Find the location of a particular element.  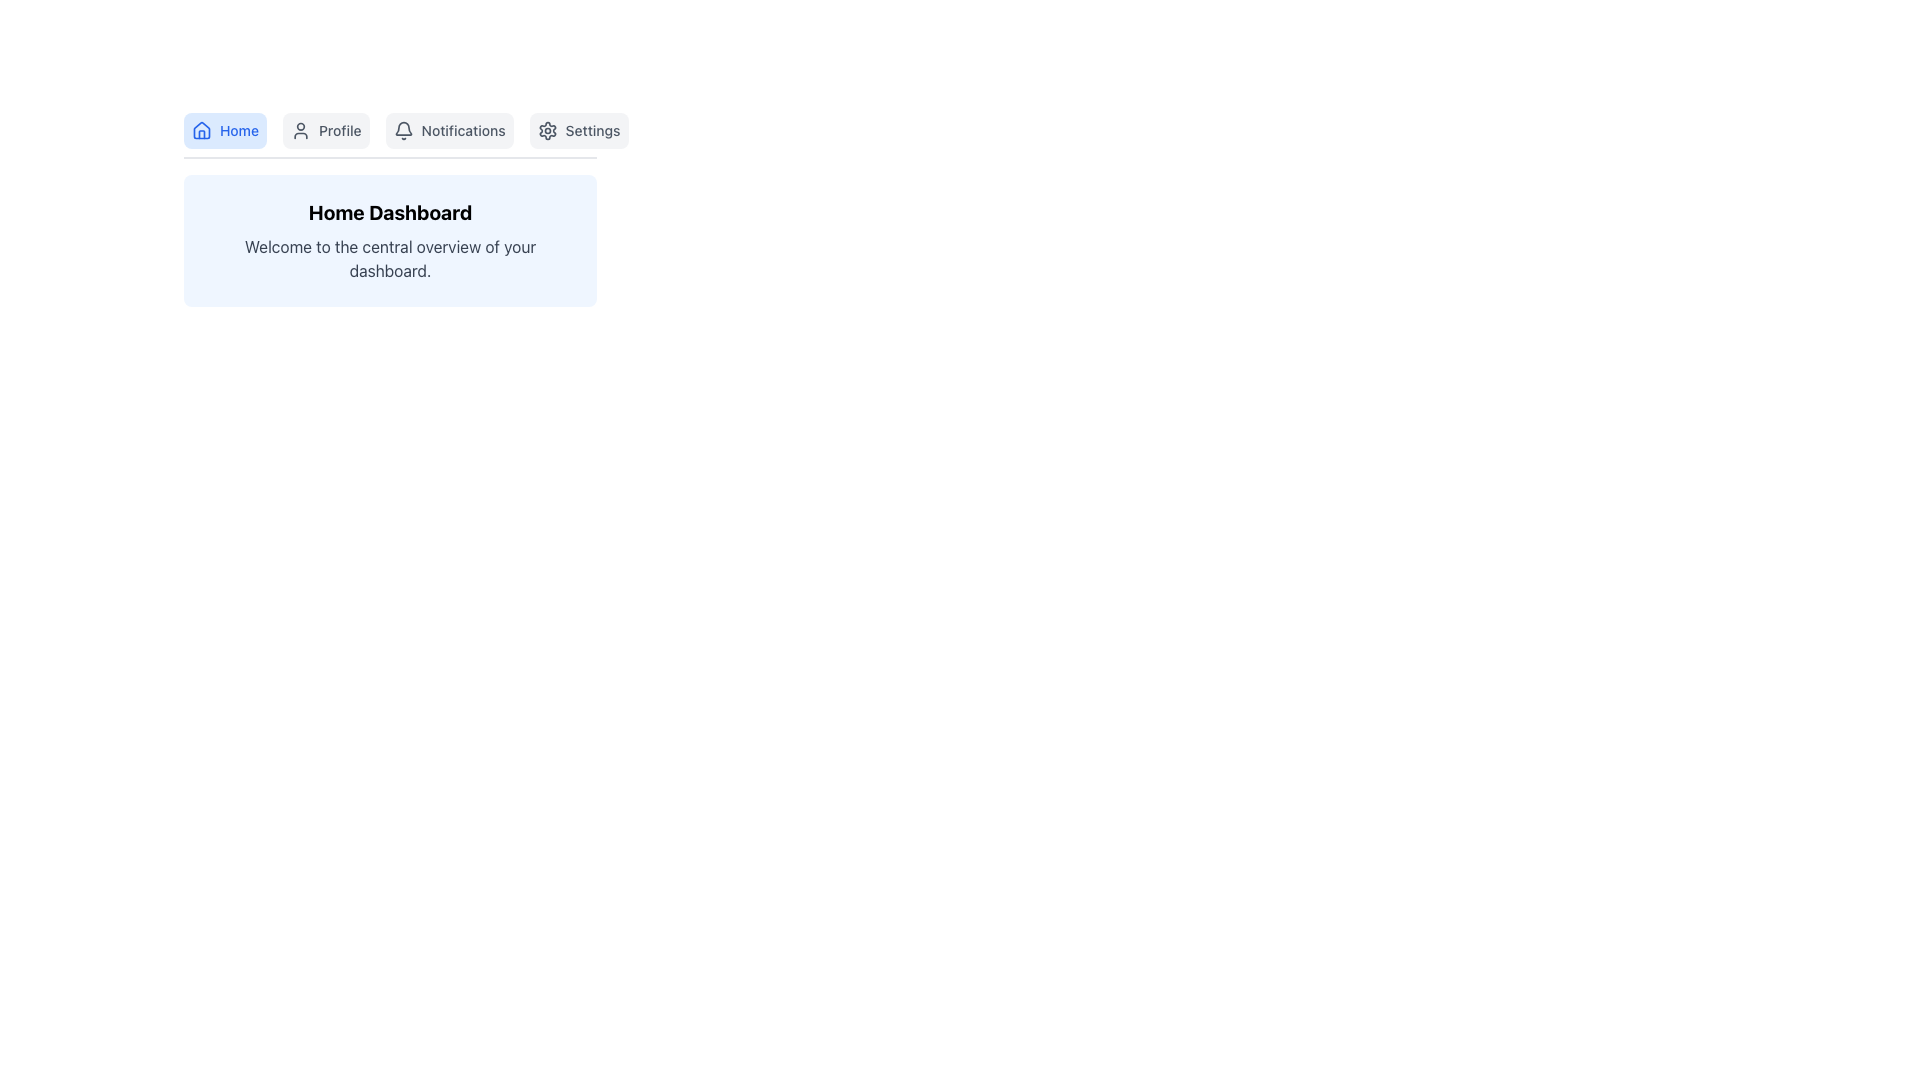

the 'Settings' button, which has a light gray background and displays a gear icon is located at coordinates (578, 131).